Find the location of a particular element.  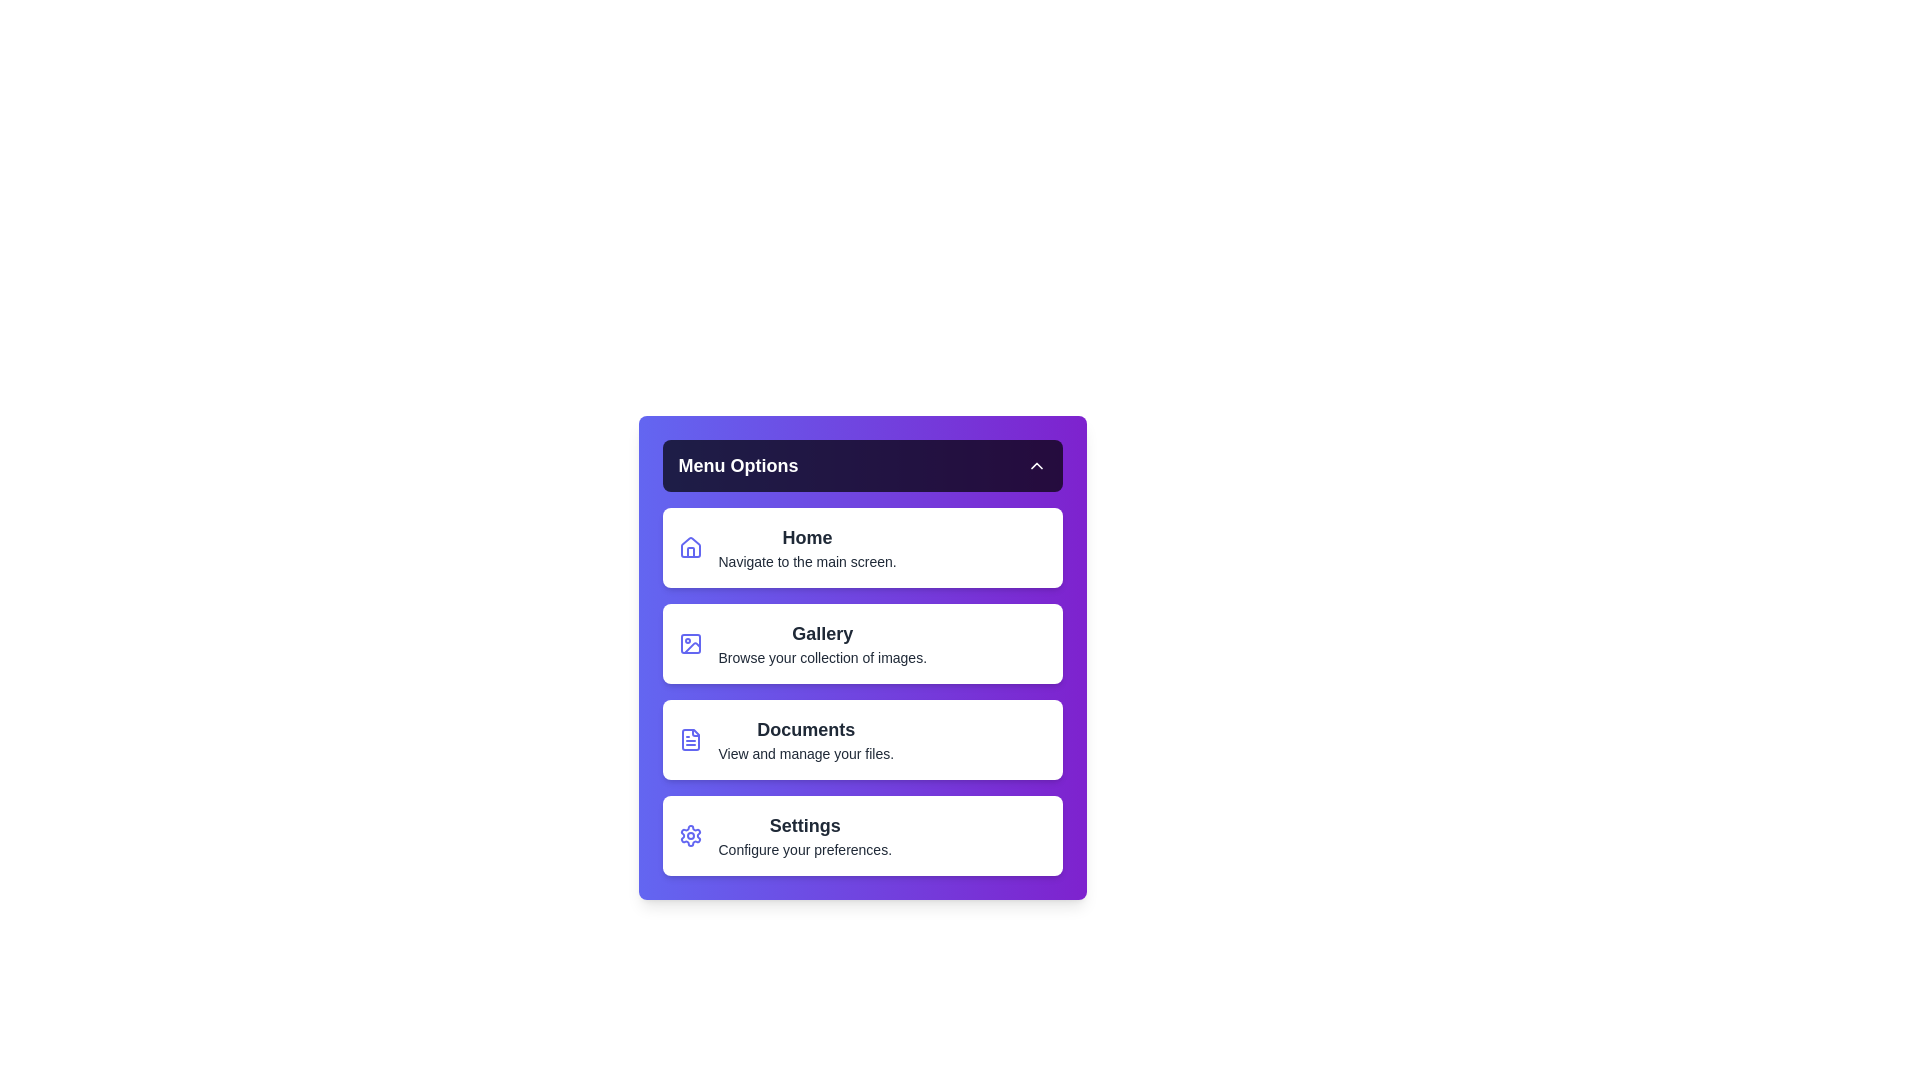

the menu item labeled Home is located at coordinates (862, 547).